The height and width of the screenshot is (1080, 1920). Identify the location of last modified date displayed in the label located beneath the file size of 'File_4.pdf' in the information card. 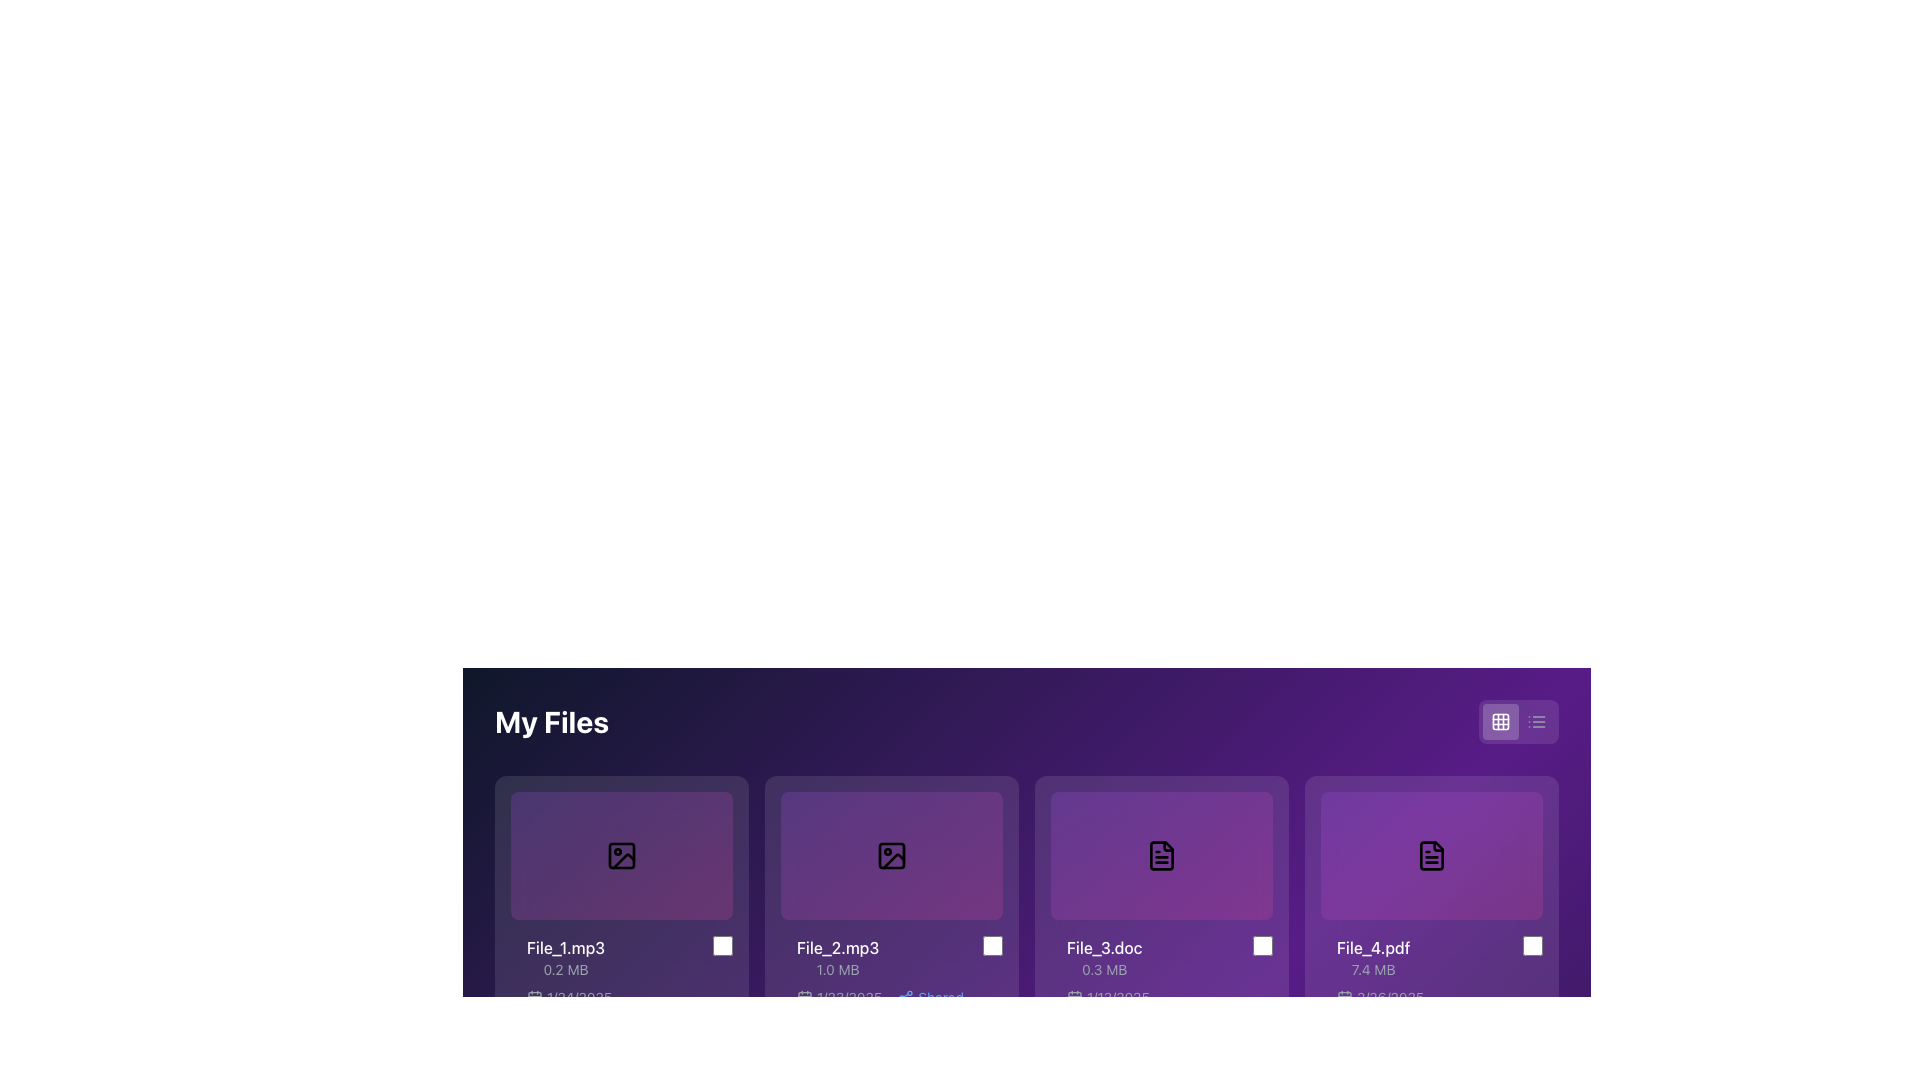
(1440, 998).